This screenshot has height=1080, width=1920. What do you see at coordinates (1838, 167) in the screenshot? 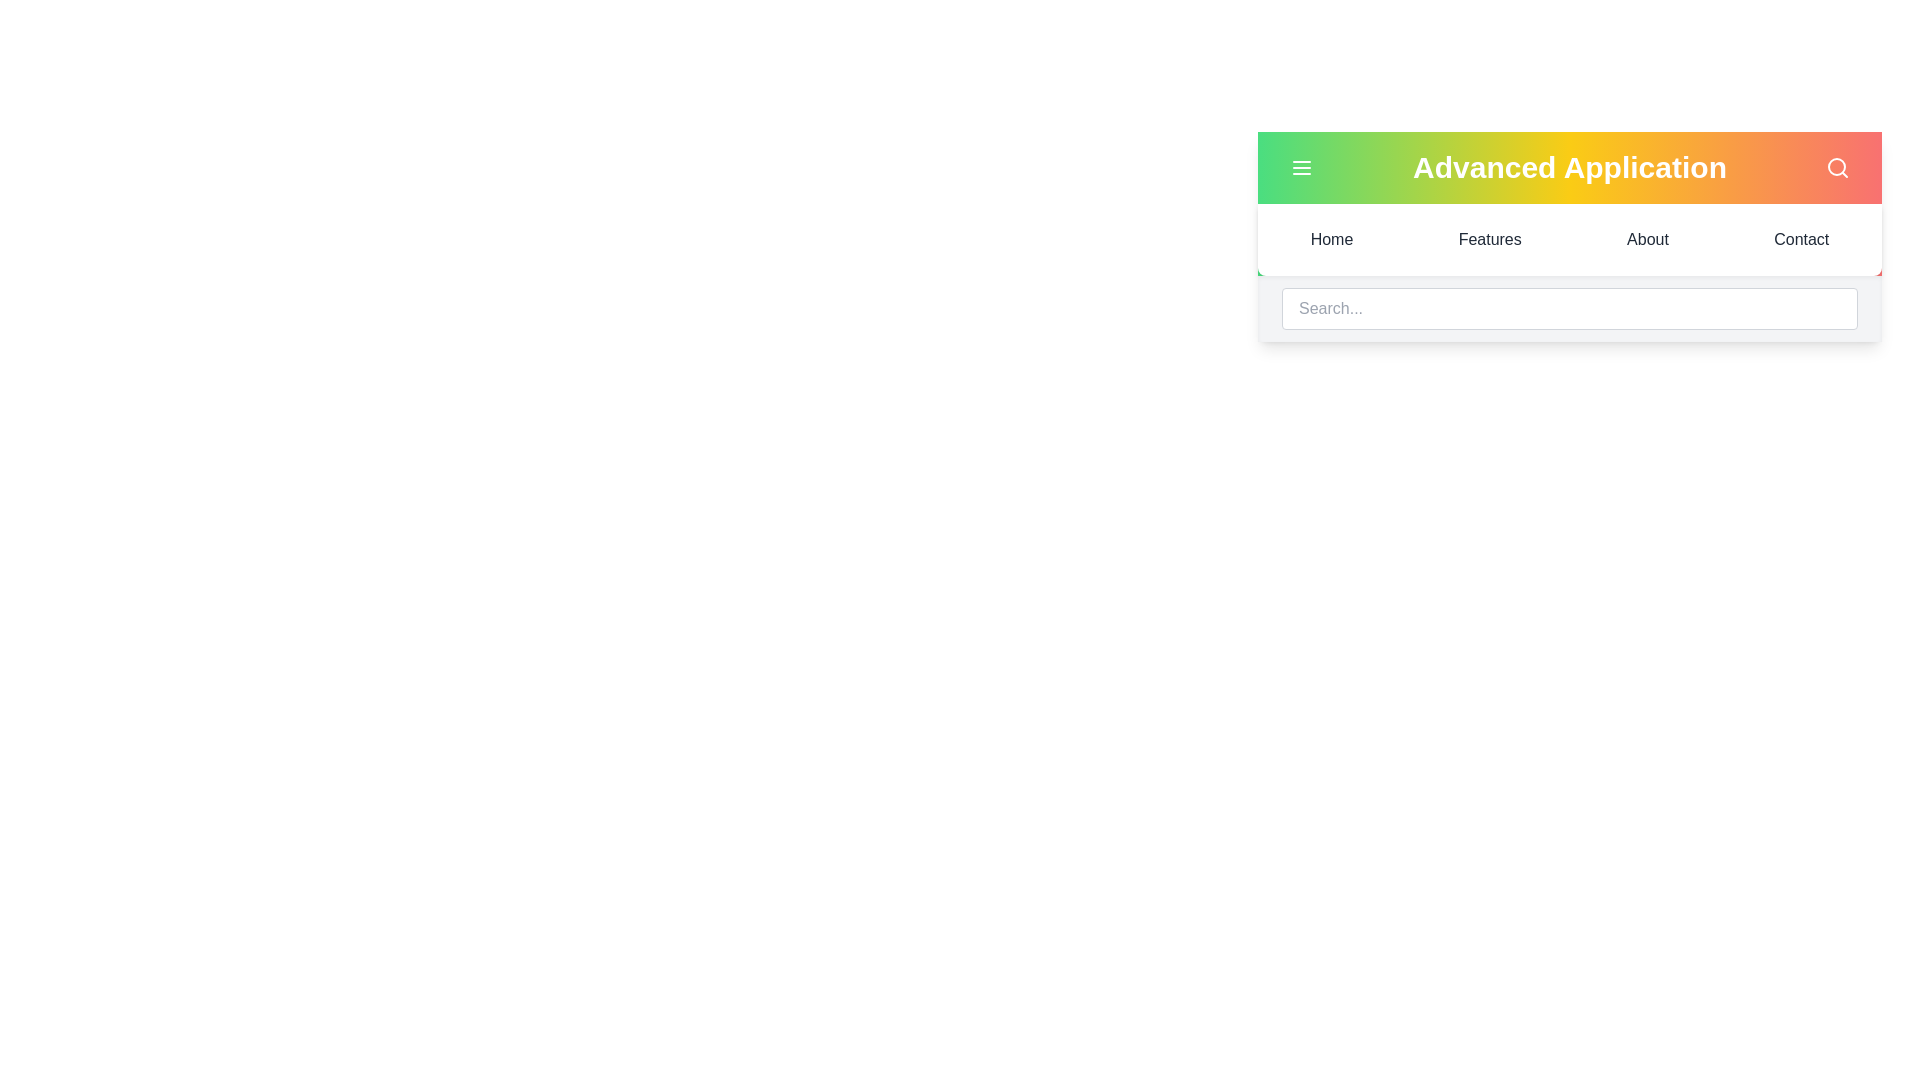
I see `the search toggle button to toggle the visibility of the search bar` at bounding box center [1838, 167].